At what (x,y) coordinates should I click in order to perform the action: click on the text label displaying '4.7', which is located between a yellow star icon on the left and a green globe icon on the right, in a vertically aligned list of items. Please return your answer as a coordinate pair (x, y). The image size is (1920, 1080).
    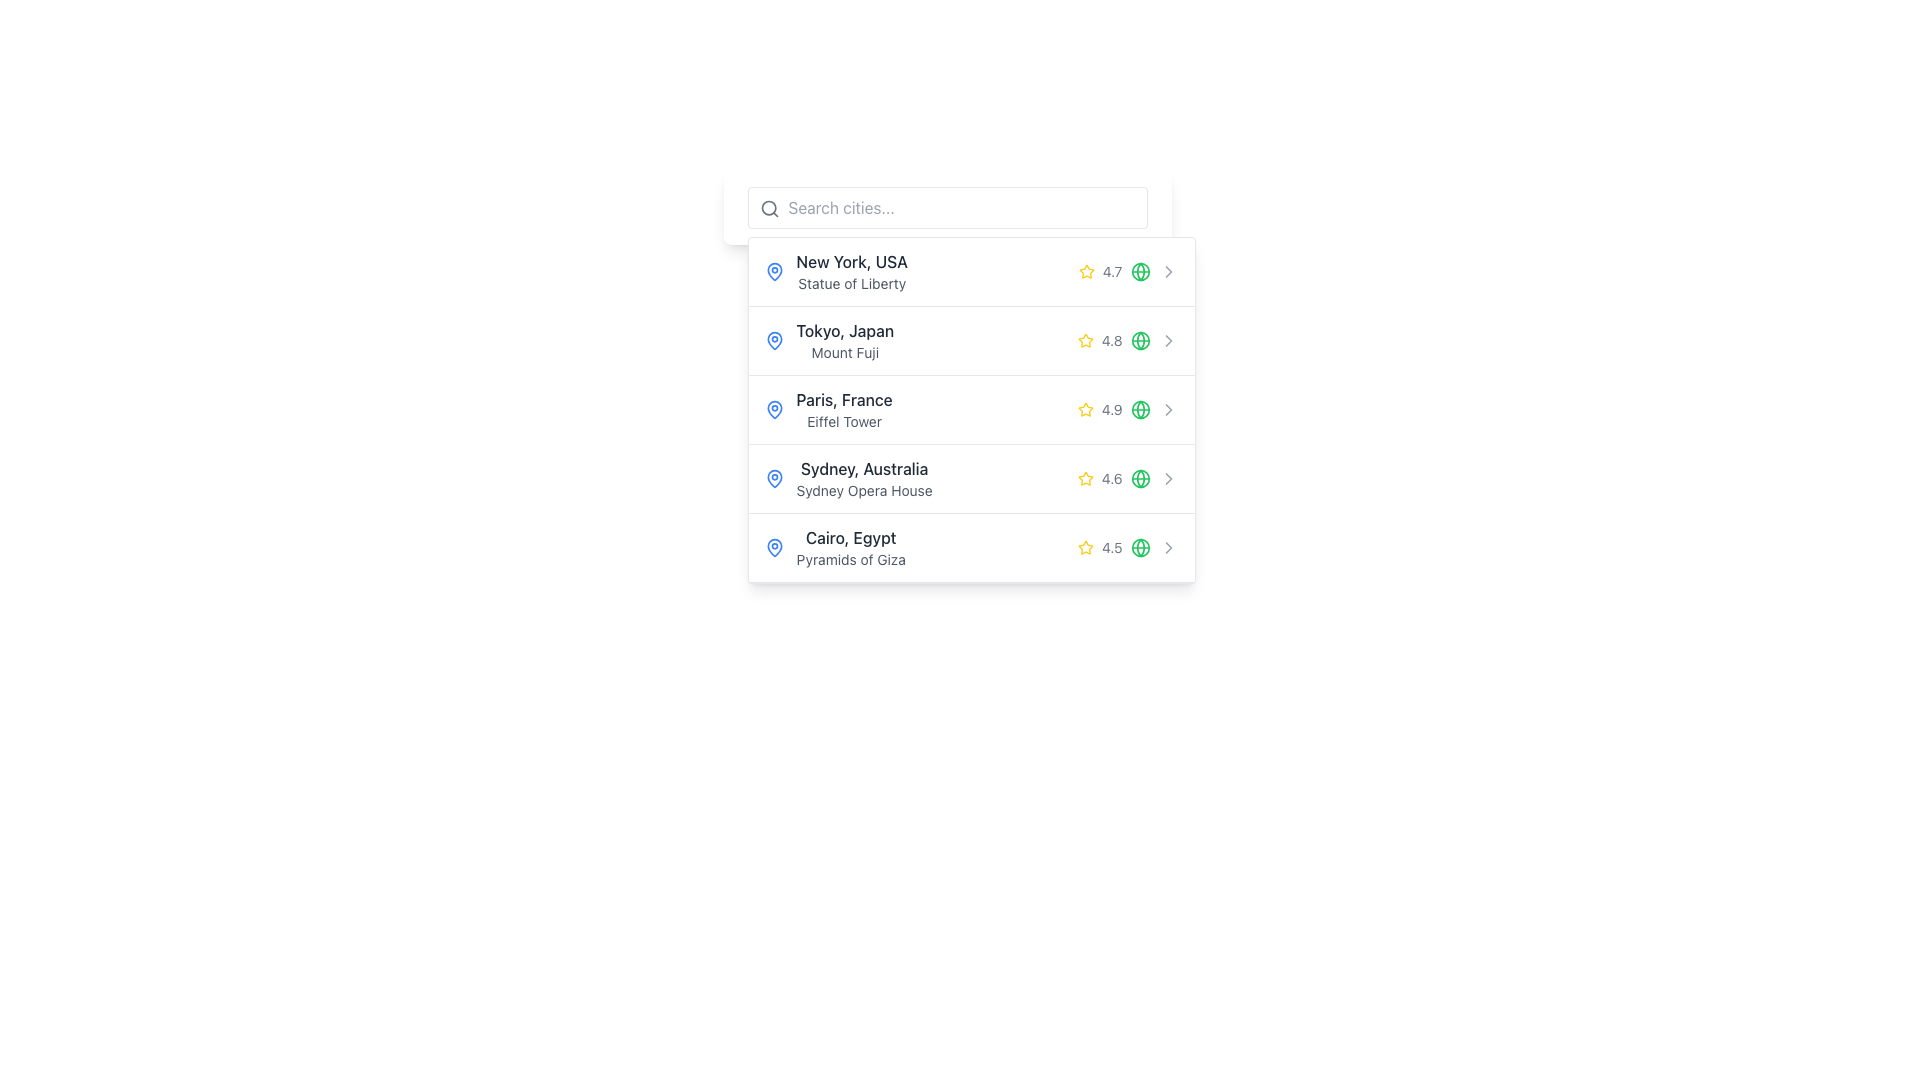
    Looking at the image, I should click on (1111, 272).